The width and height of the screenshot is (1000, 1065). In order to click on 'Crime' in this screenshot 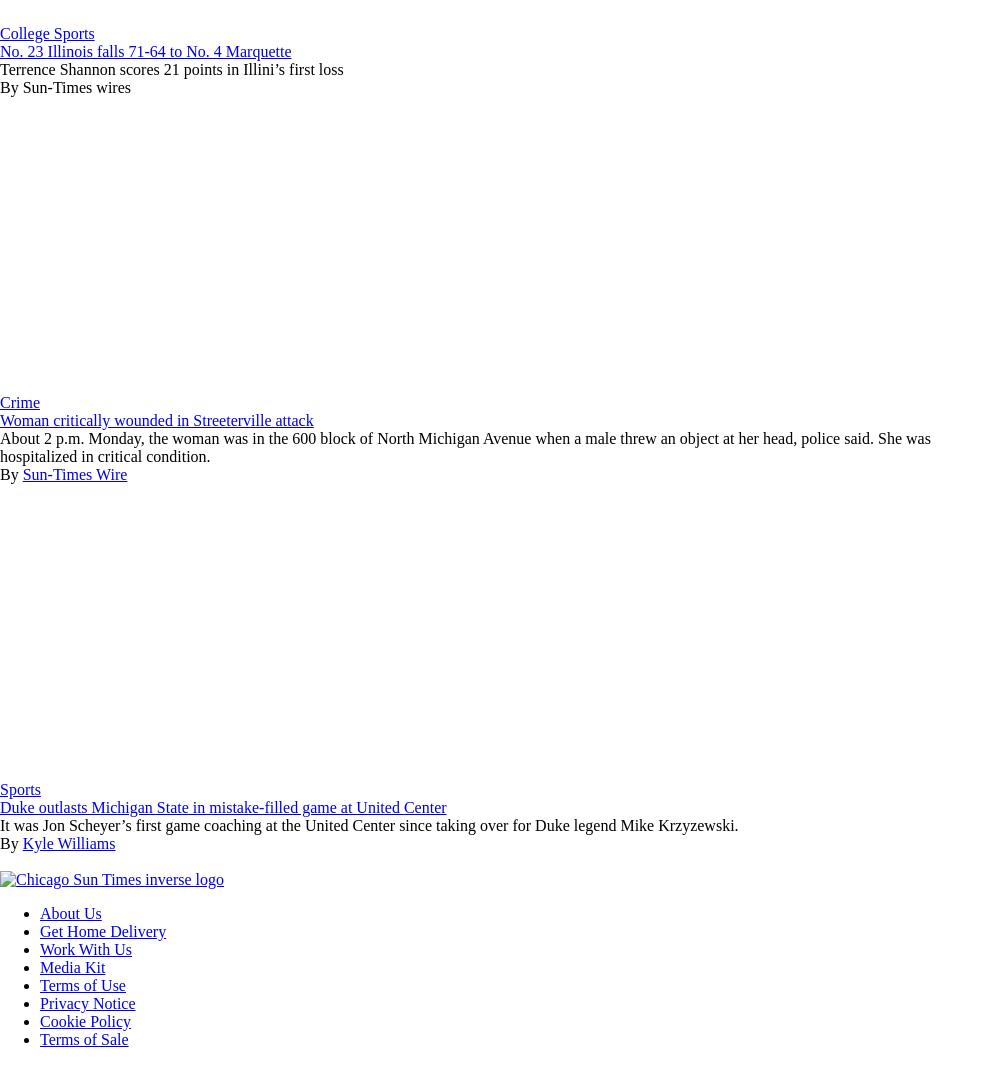, I will do `click(0, 401)`.